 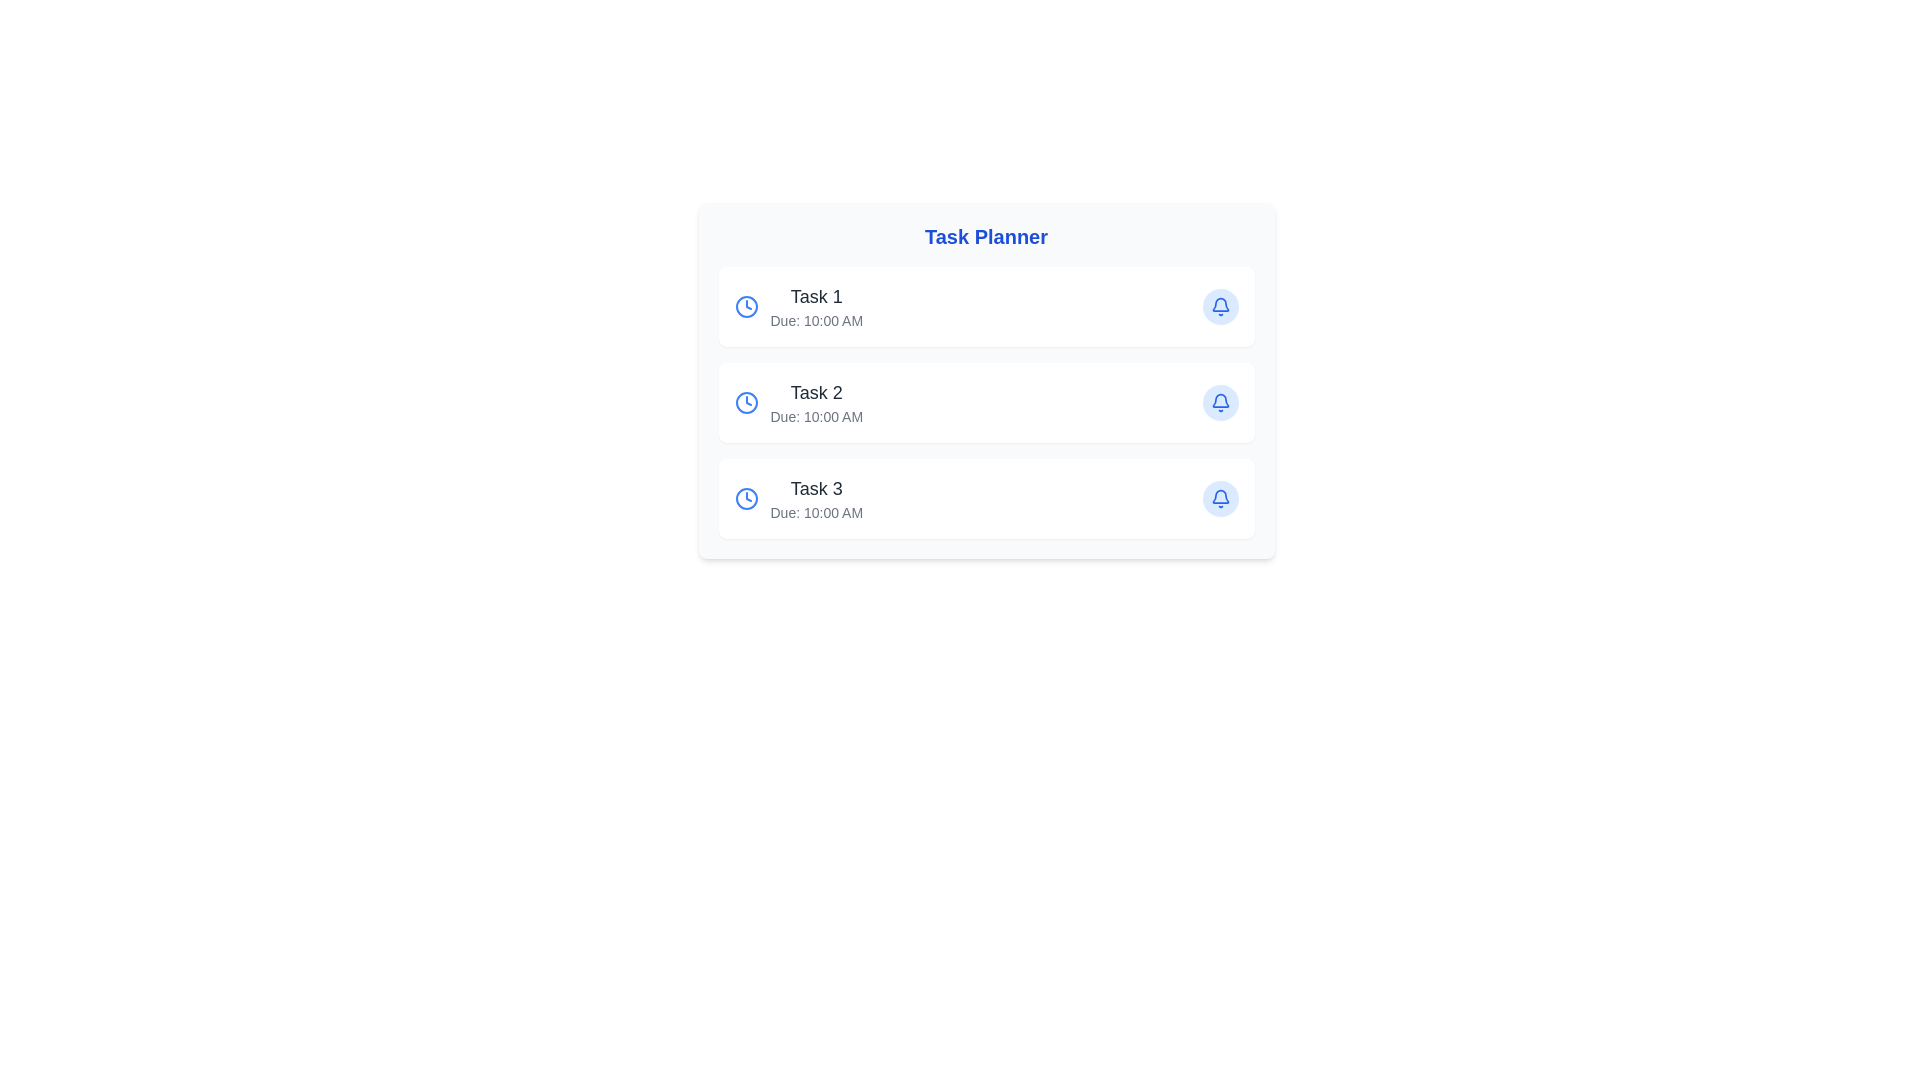 I want to click on the notification toggle button located on the rightmost side of the 'Task 3' card in the task planner interface, so click(x=1219, y=497).